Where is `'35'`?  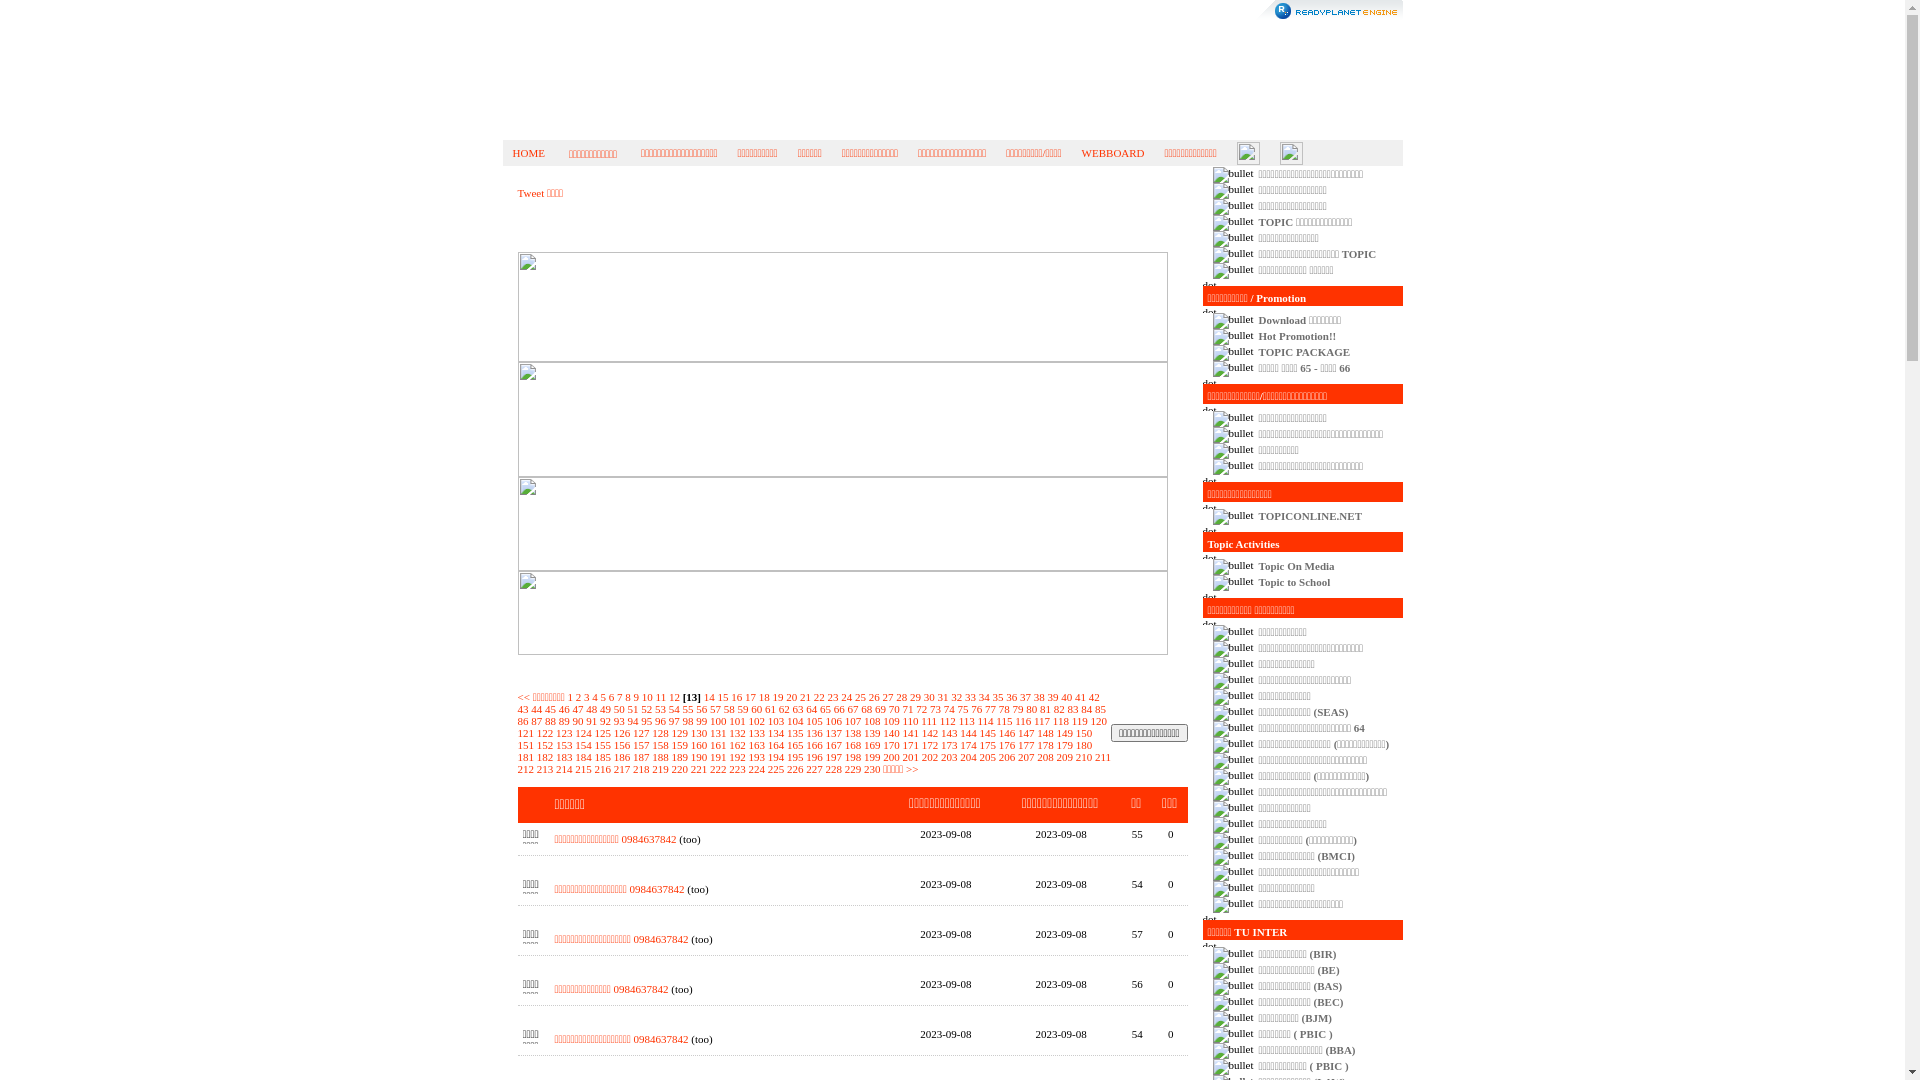
'35' is located at coordinates (997, 696).